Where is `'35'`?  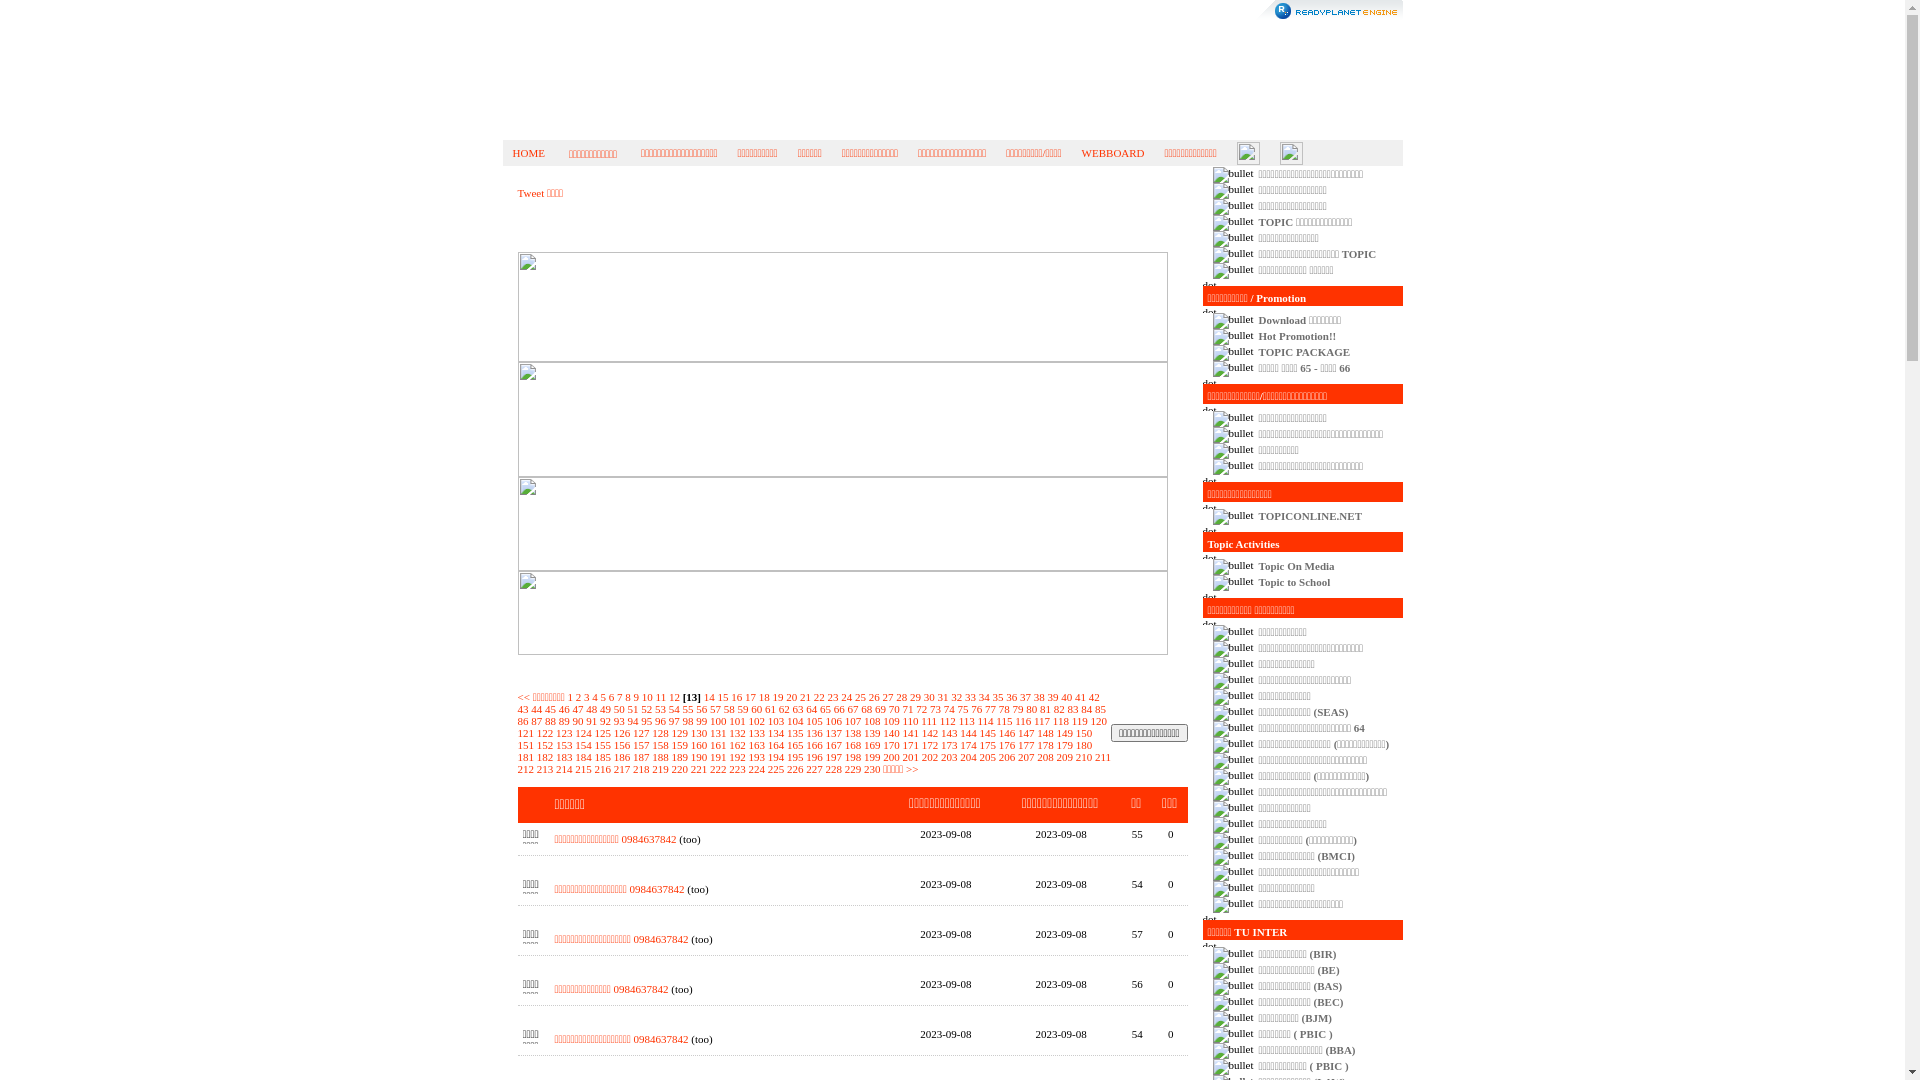
'35' is located at coordinates (997, 696).